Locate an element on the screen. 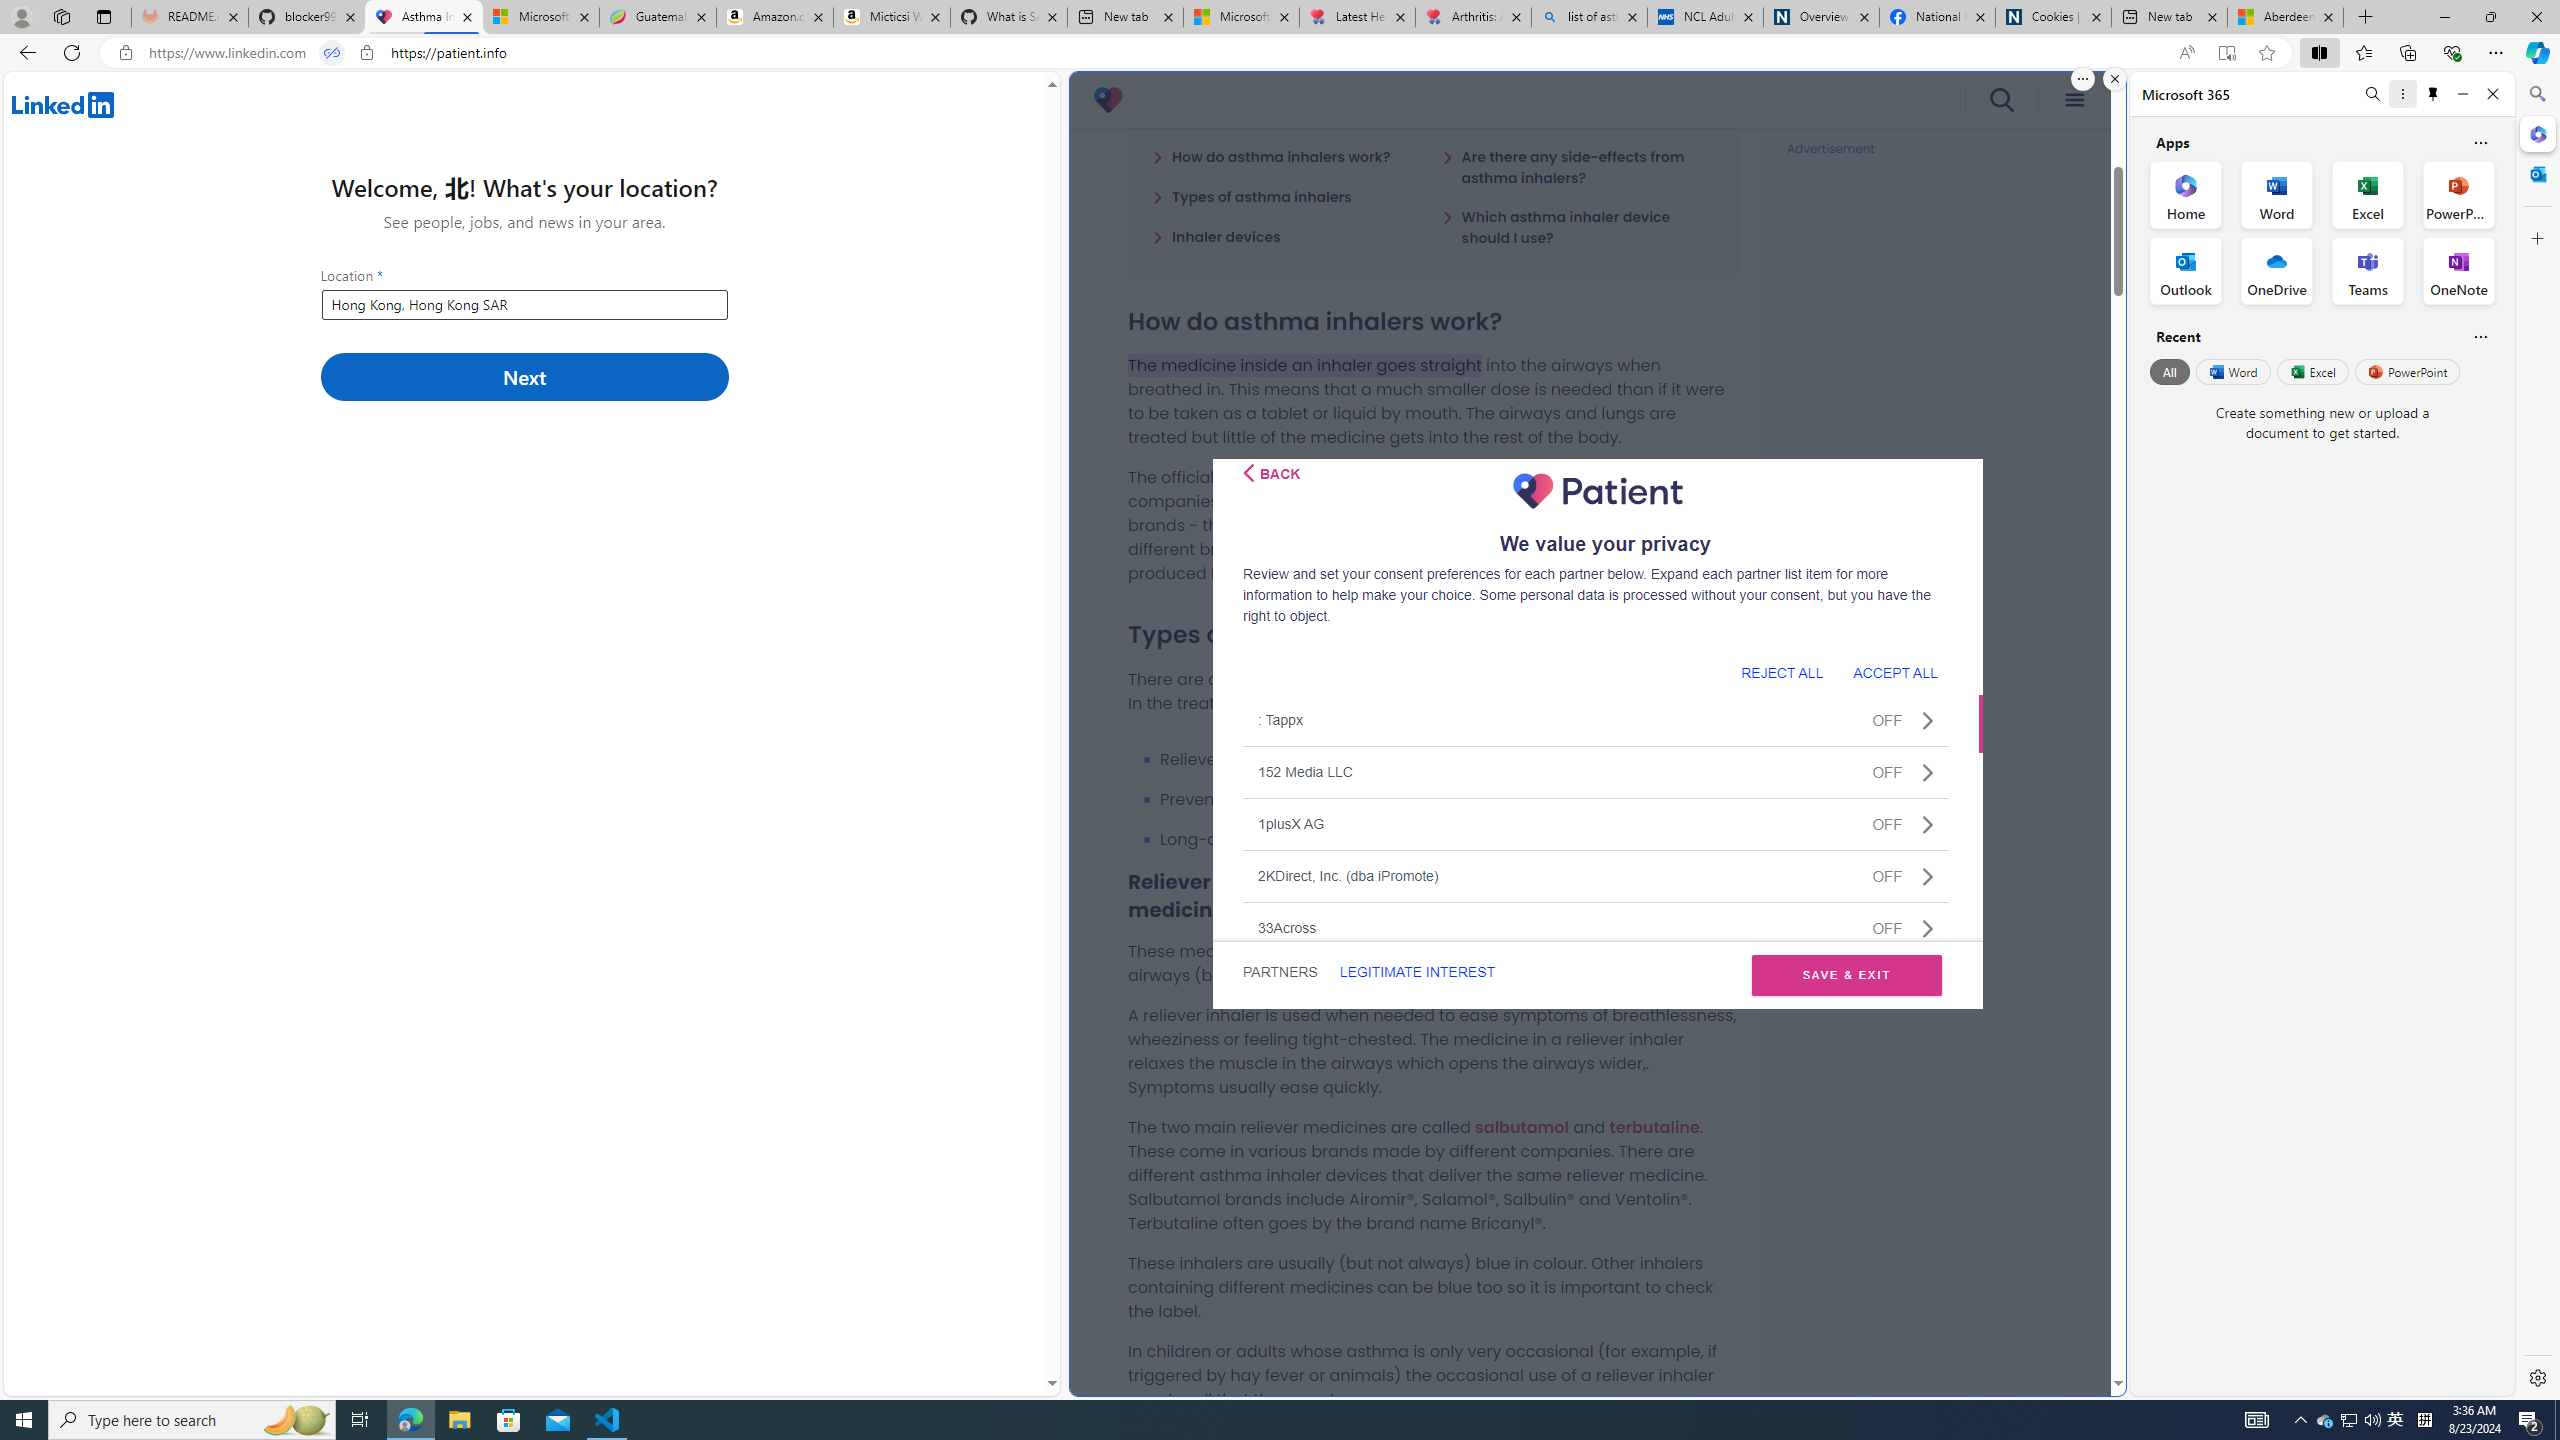 The image size is (2560, 1440). 'ACCEPT ALL' is located at coordinates (1895, 671).